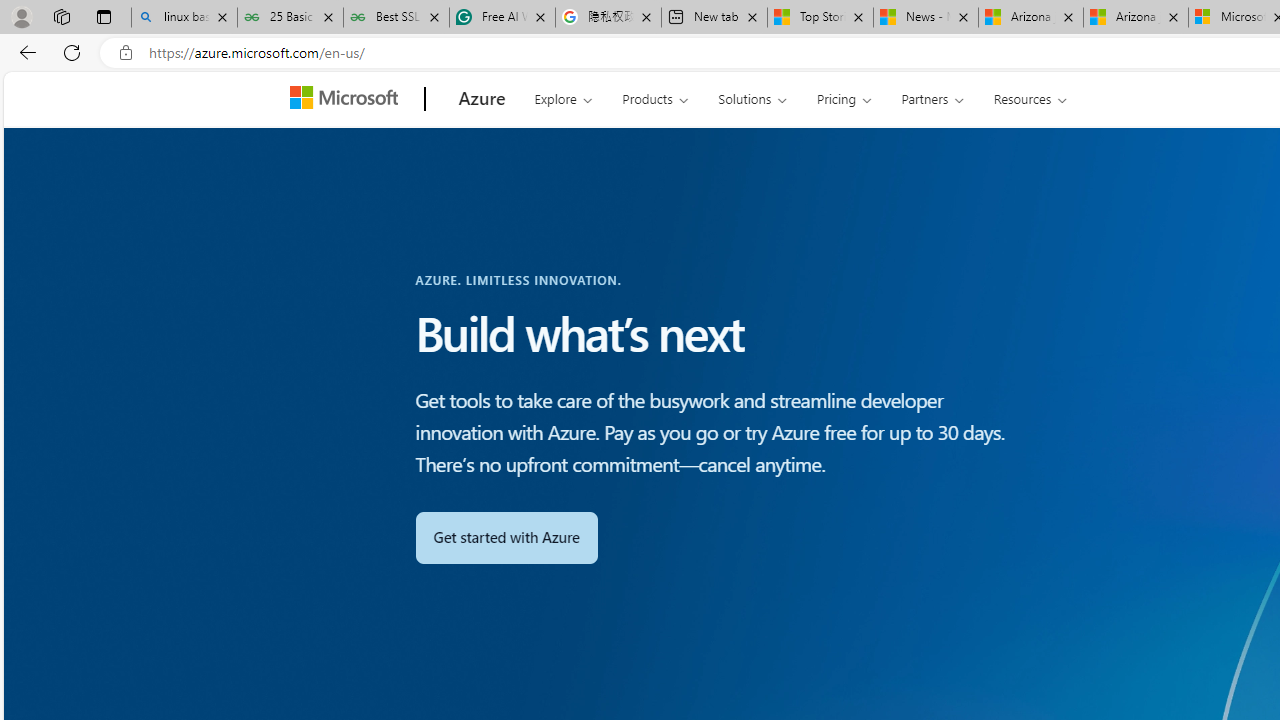  Describe the element at coordinates (925, 17) in the screenshot. I see `'News - MSN'` at that location.